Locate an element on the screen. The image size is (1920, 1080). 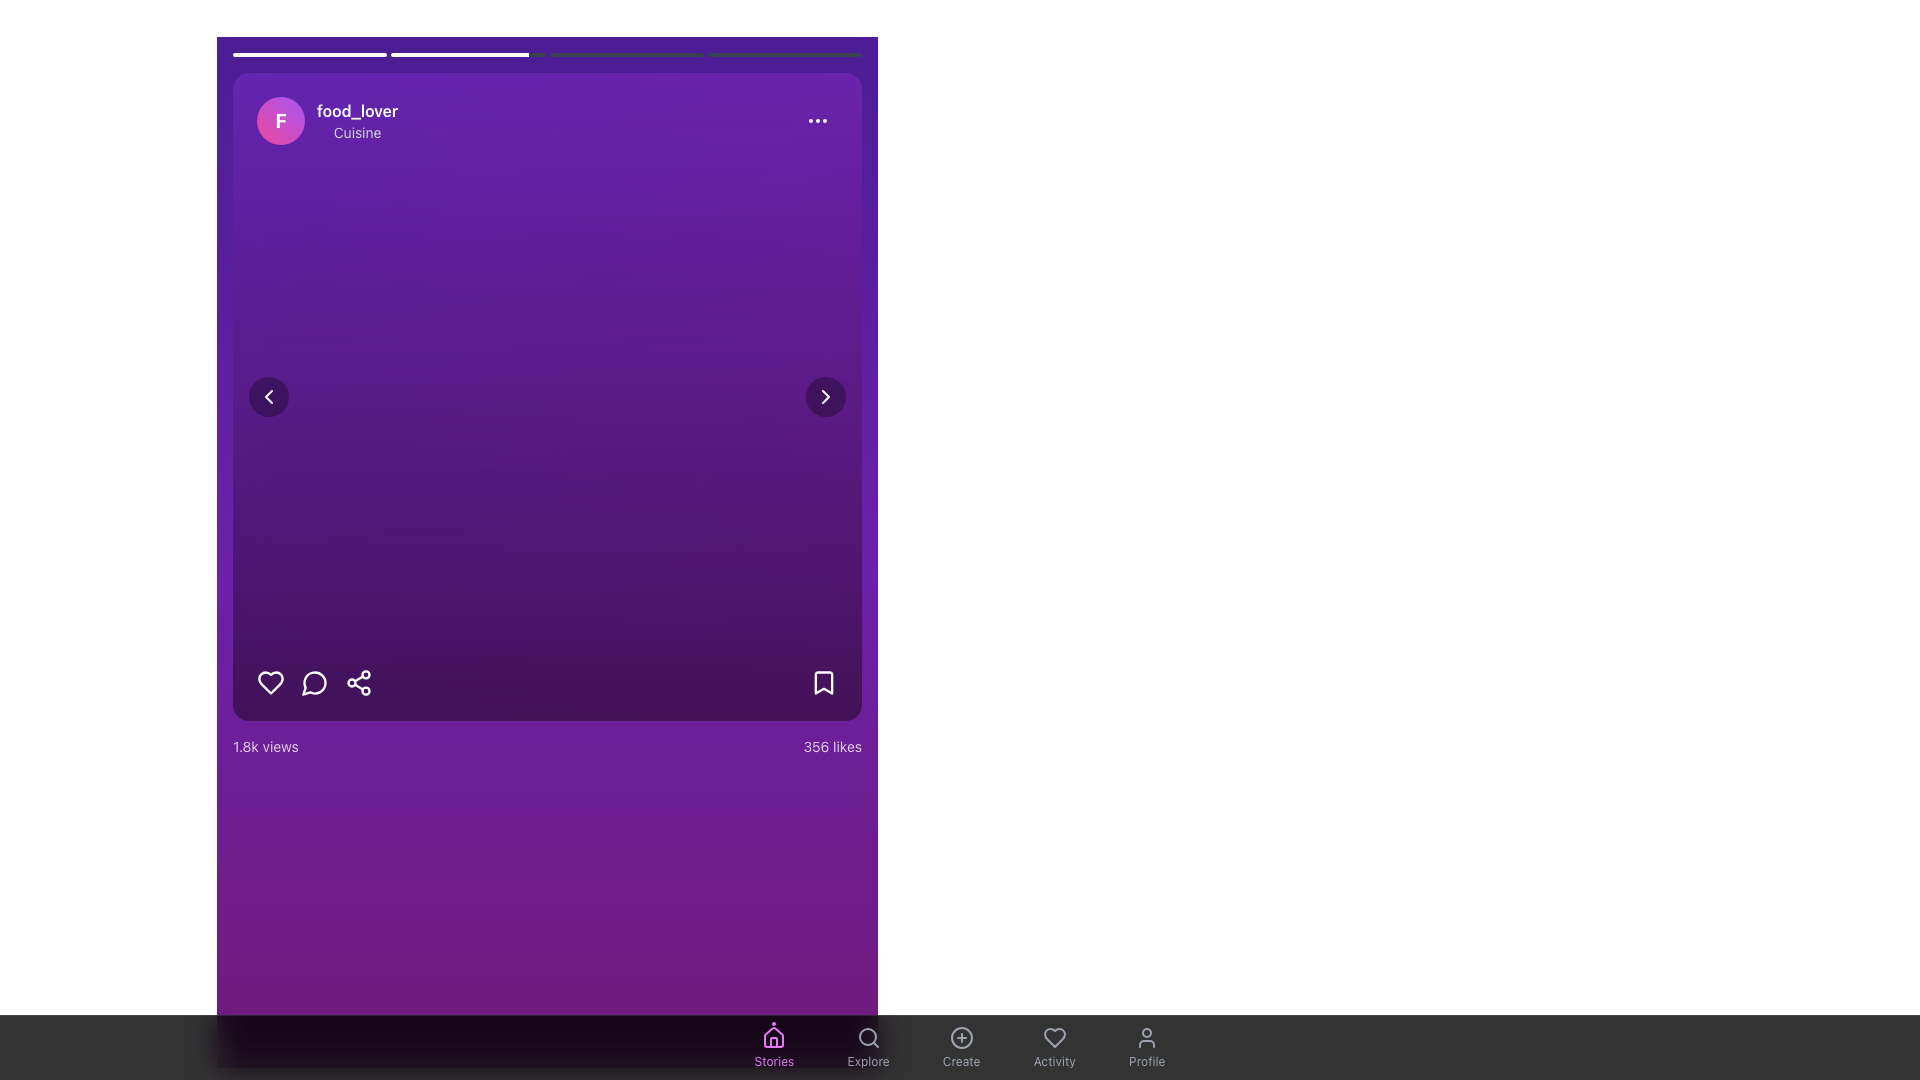
the comment button located between the heart icon and share icon at the bottom left of the main content is located at coordinates (314, 681).